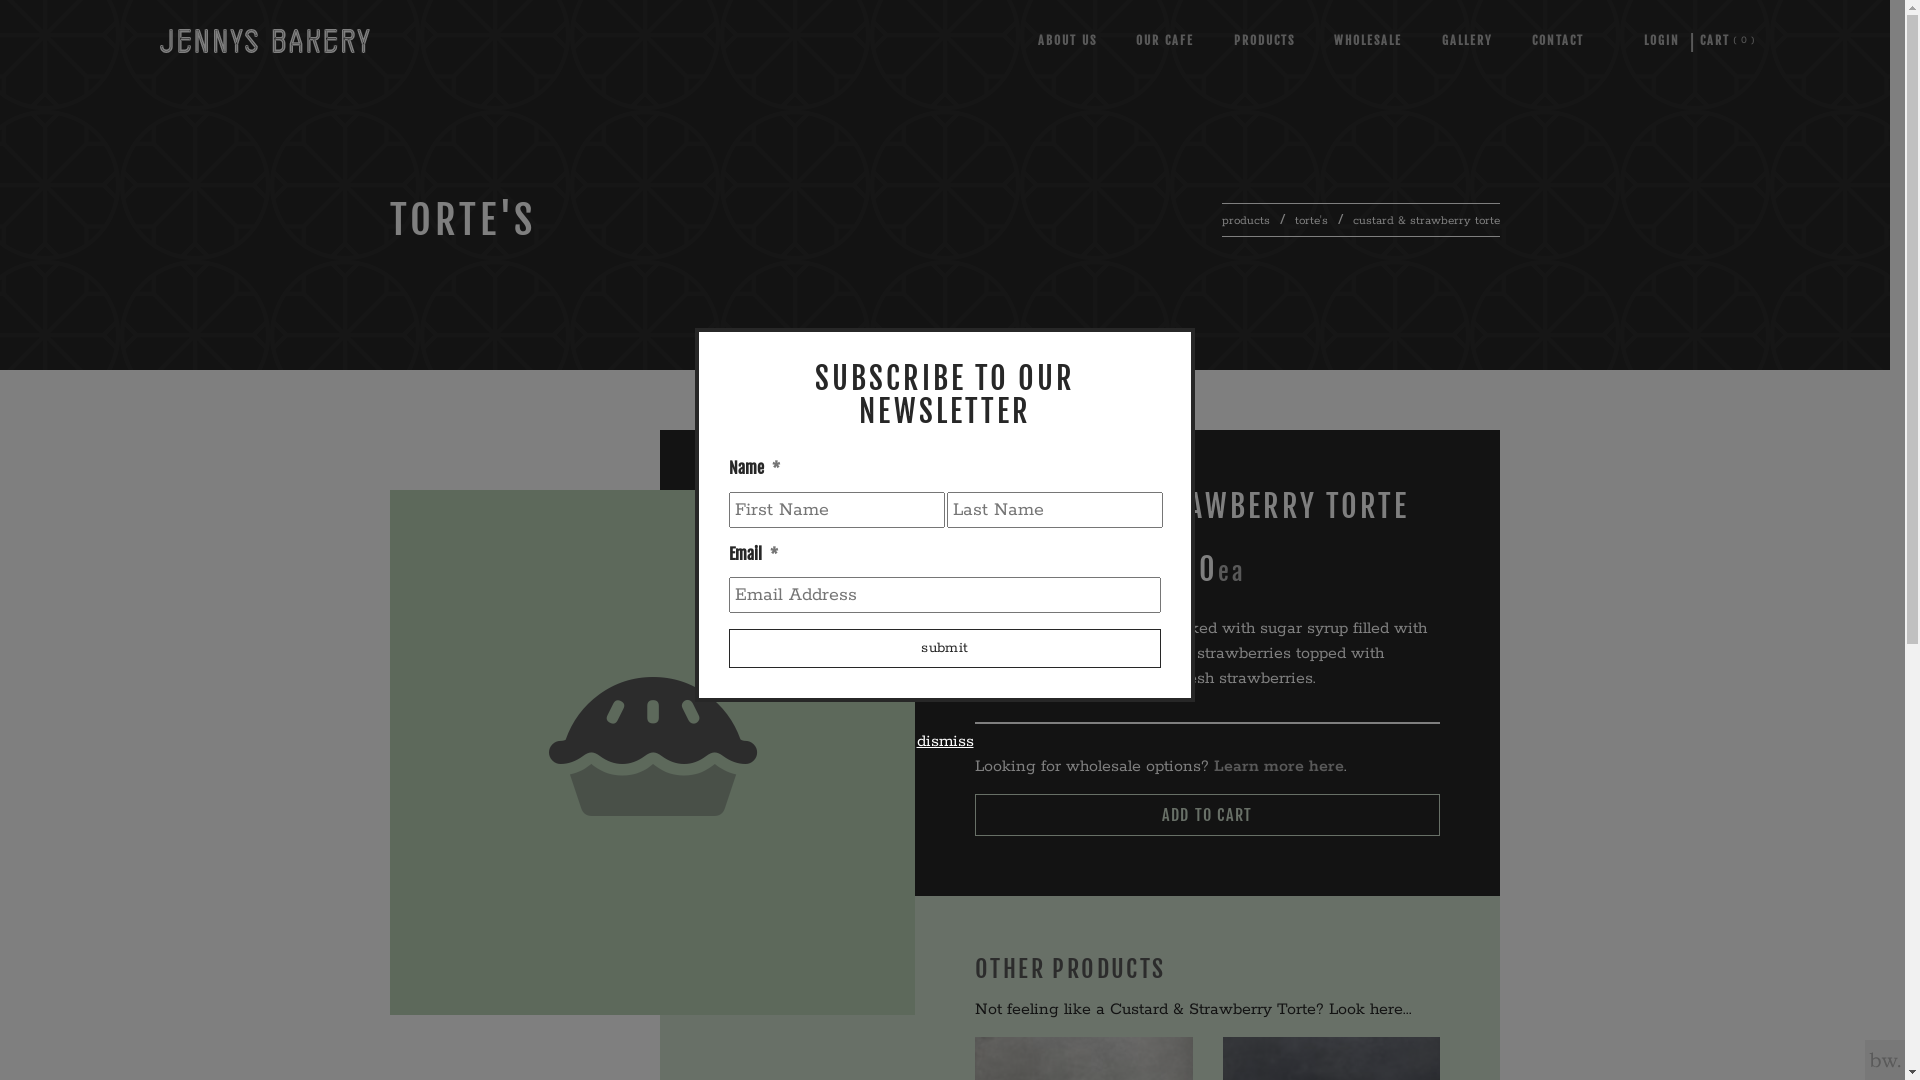 This screenshot has height=1080, width=1920. What do you see at coordinates (944, 648) in the screenshot?
I see `'Submit'` at bounding box center [944, 648].